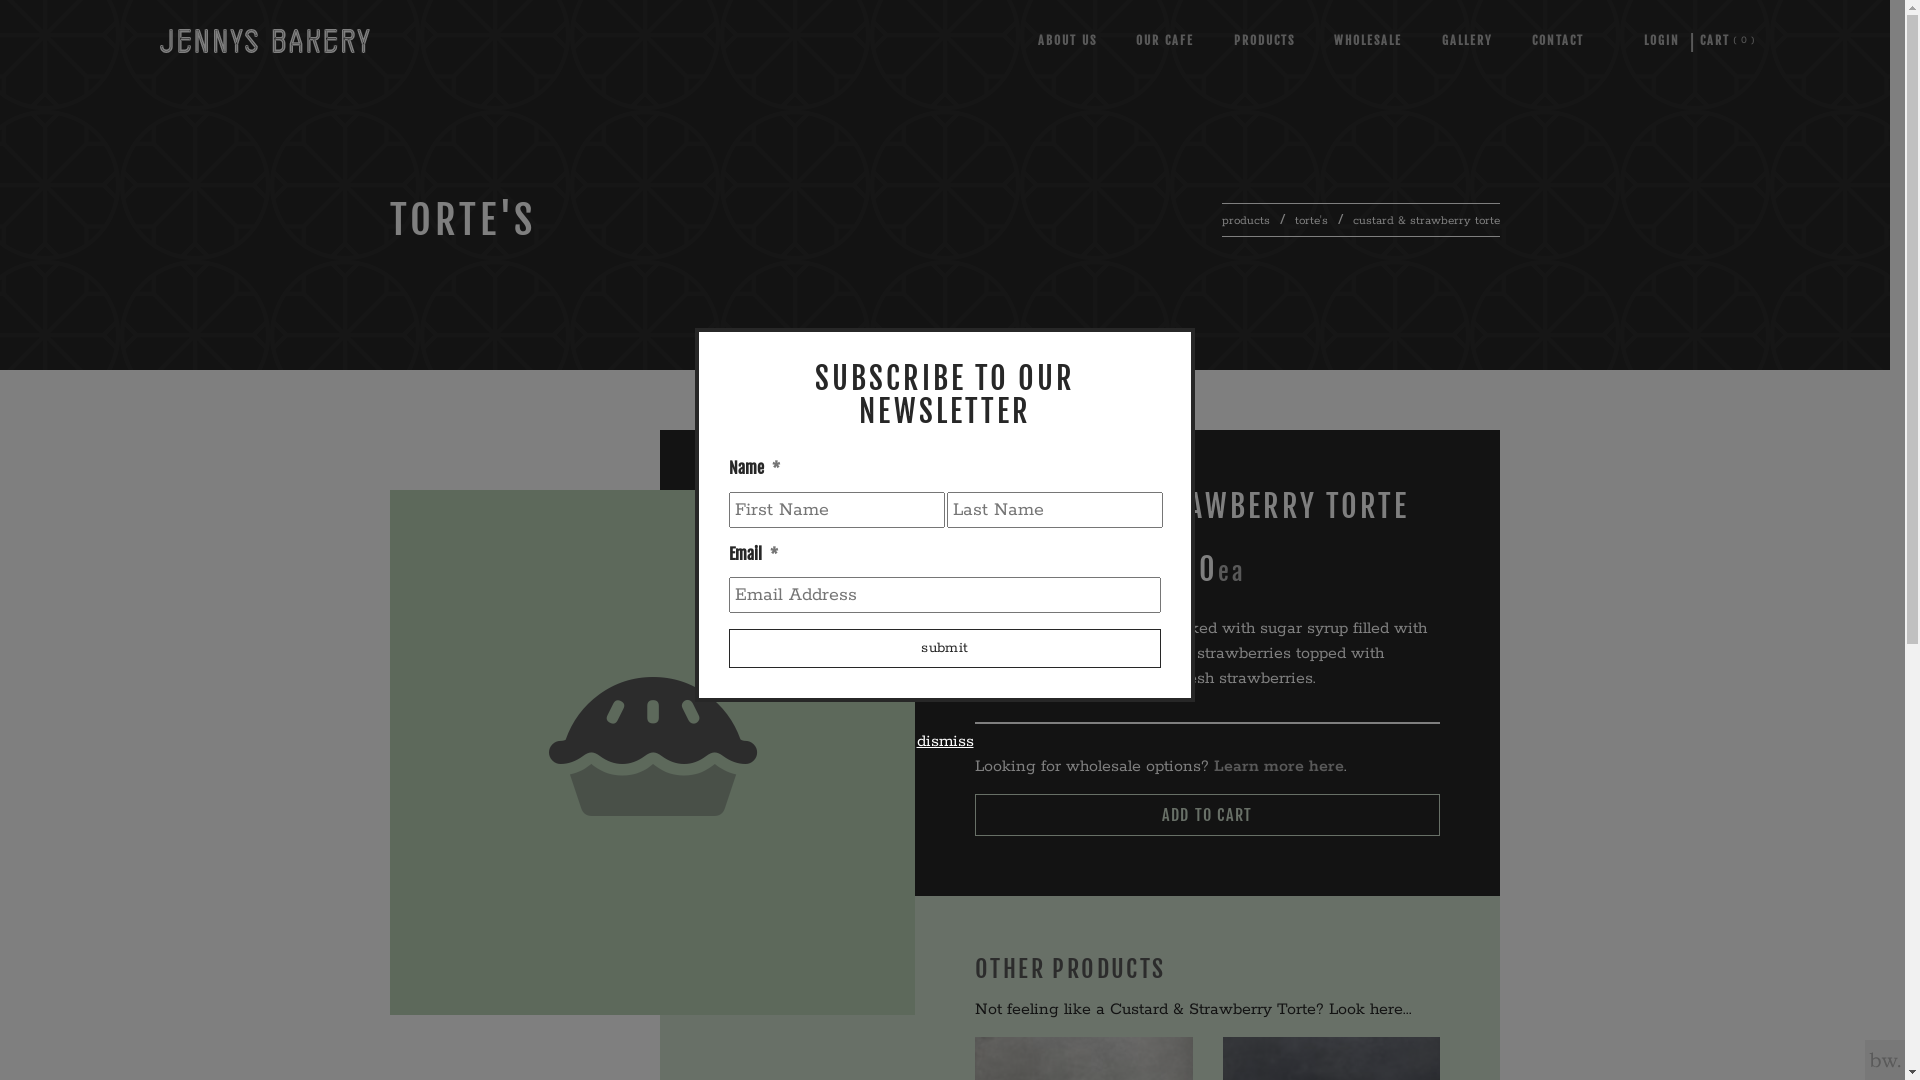 This screenshot has height=1080, width=1920. What do you see at coordinates (944, 648) in the screenshot?
I see `'Submit'` at bounding box center [944, 648].